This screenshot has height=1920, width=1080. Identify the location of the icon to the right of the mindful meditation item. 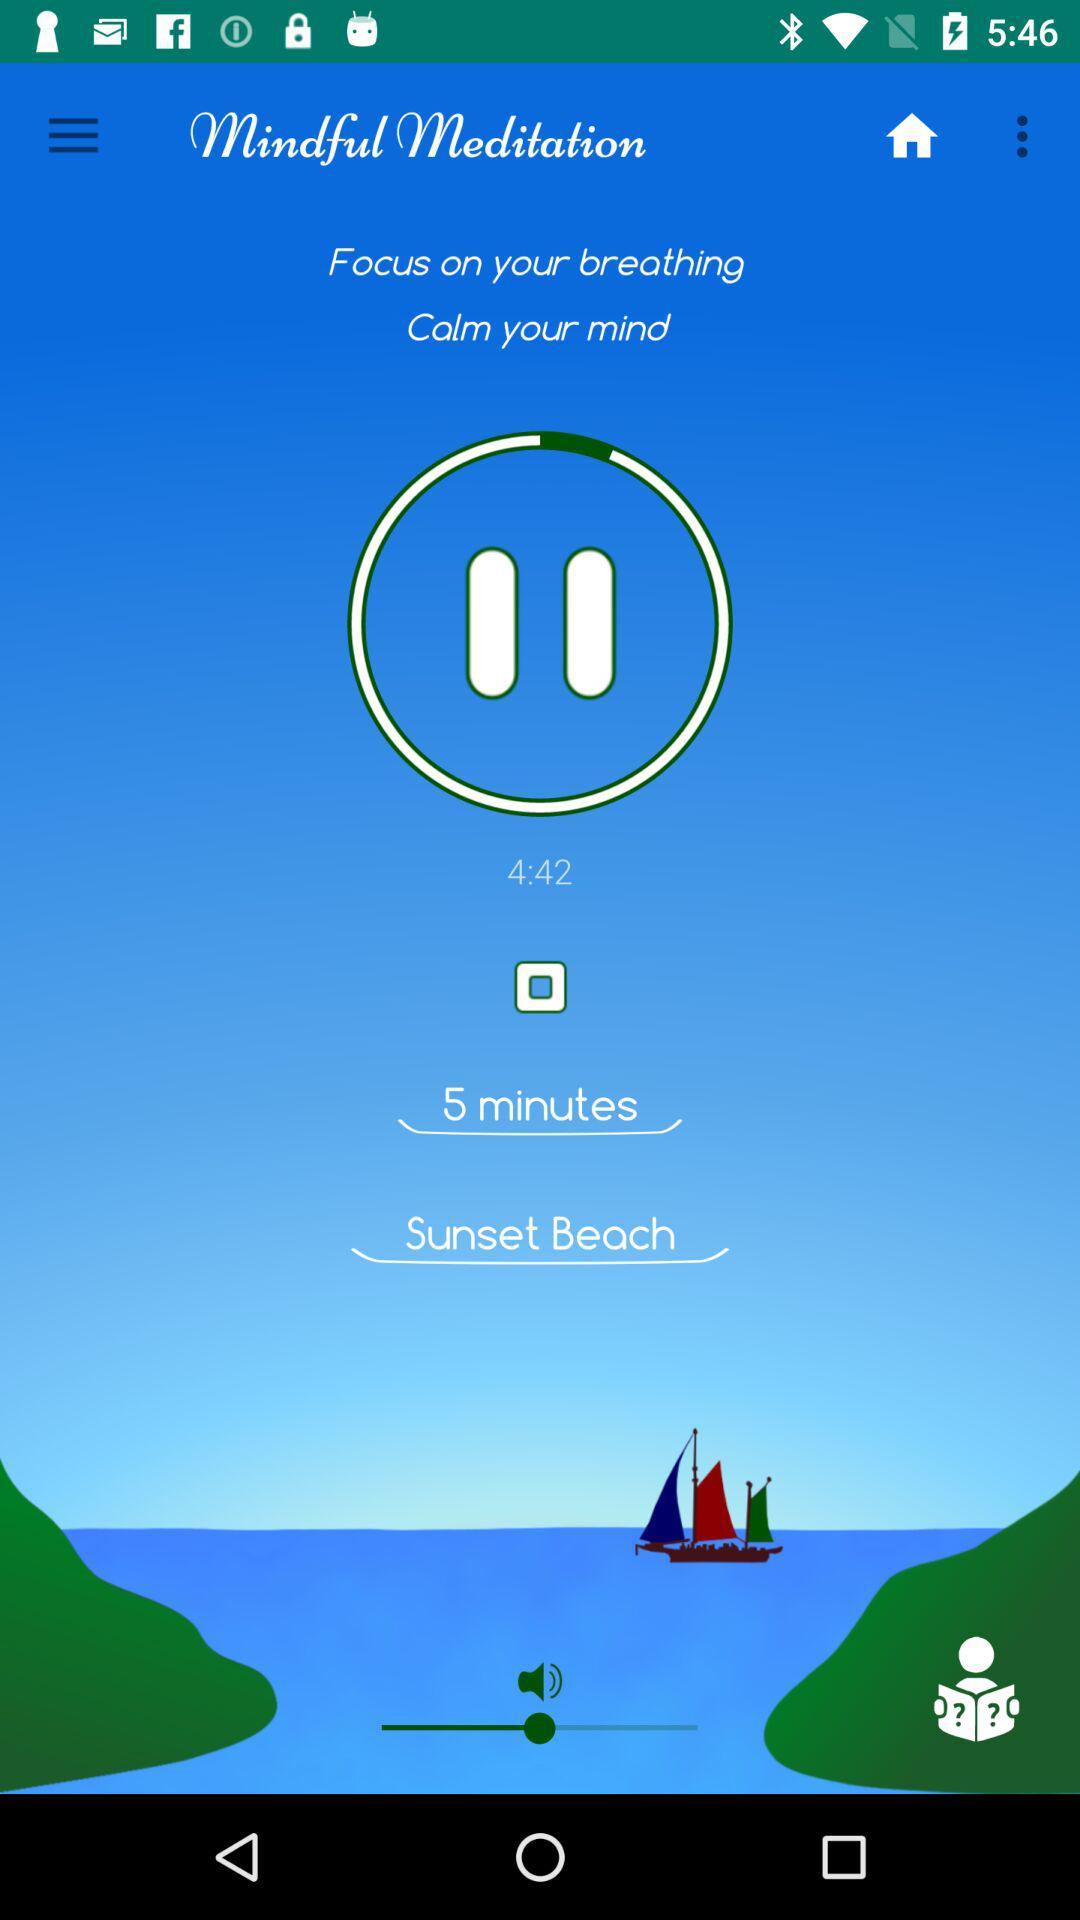
(911, 135).